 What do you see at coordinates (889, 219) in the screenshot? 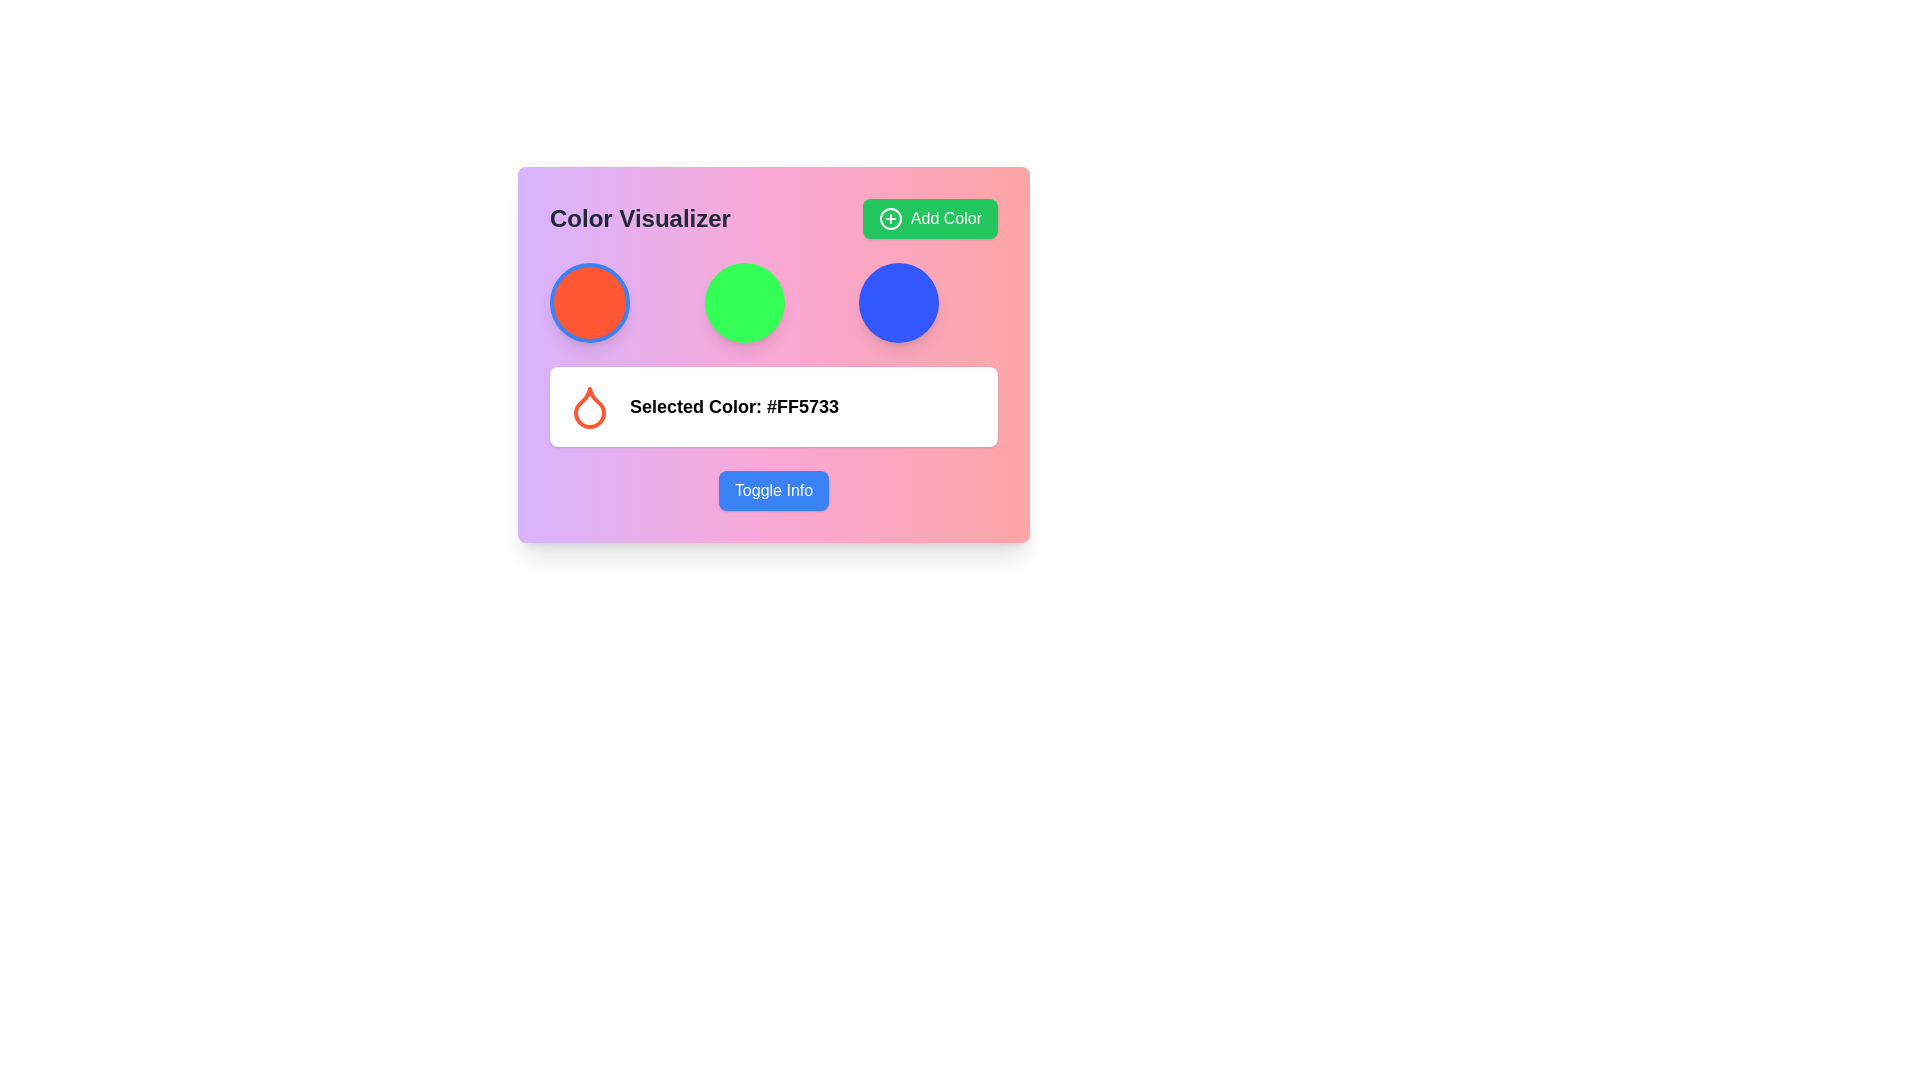
I see `the circular icon with a plus (+) symbol, which represents the 'Add Color' functionality, located within the green 'Add Color' button at the top-right corner of the main interface panel` at bounding box center [889, 219].